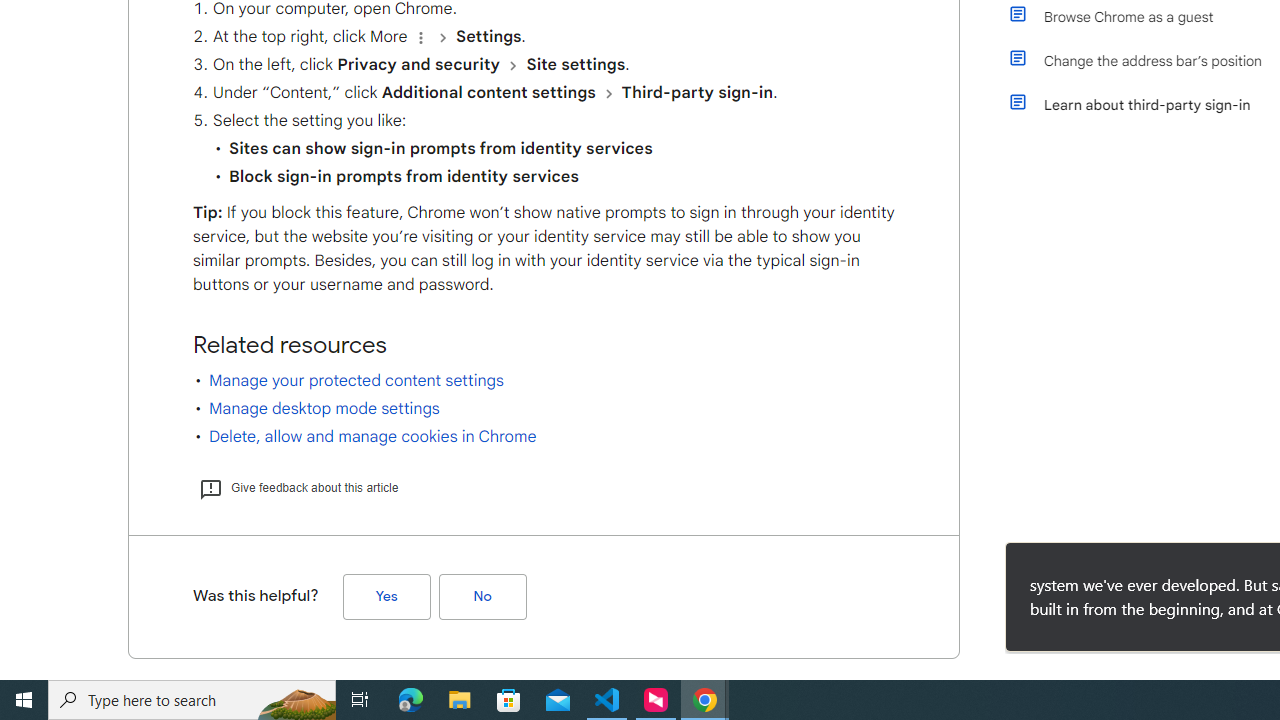  What do you see at coordinates (356, 380) in the screenshot?
I see `'Manage your protected content settings'` at bounding box center [356, 380].